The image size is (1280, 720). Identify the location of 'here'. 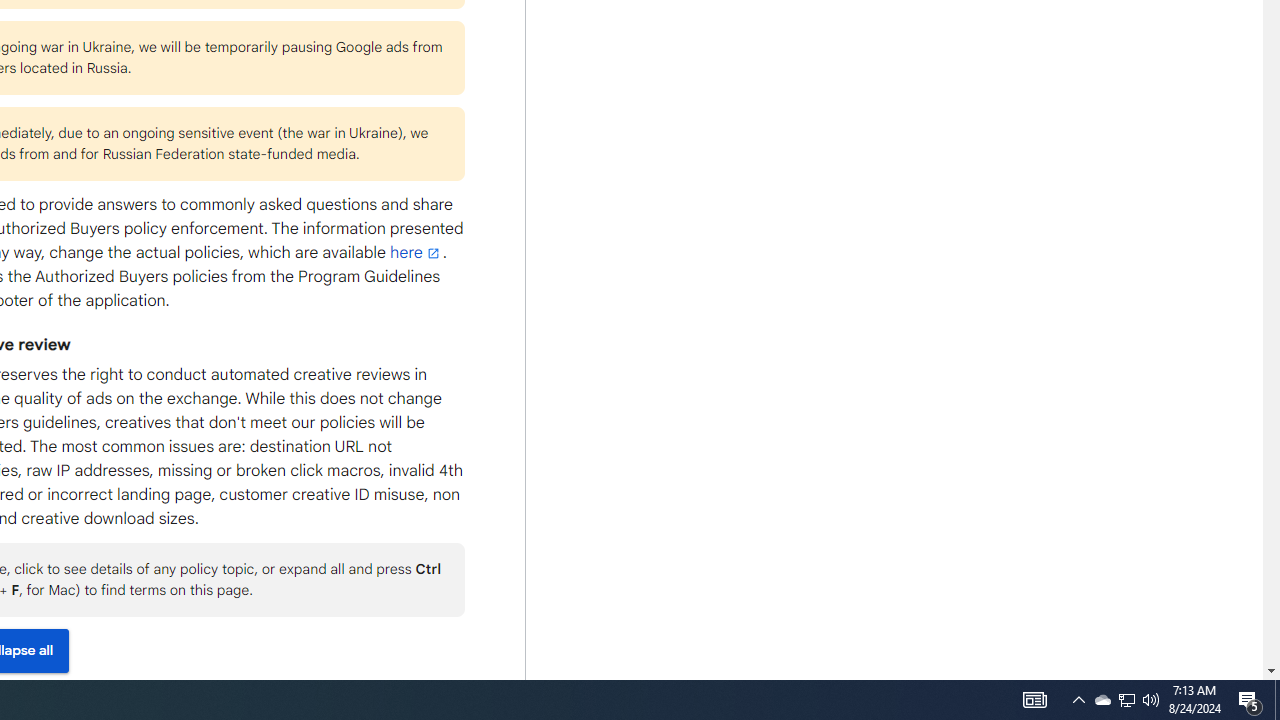
(415, 252).